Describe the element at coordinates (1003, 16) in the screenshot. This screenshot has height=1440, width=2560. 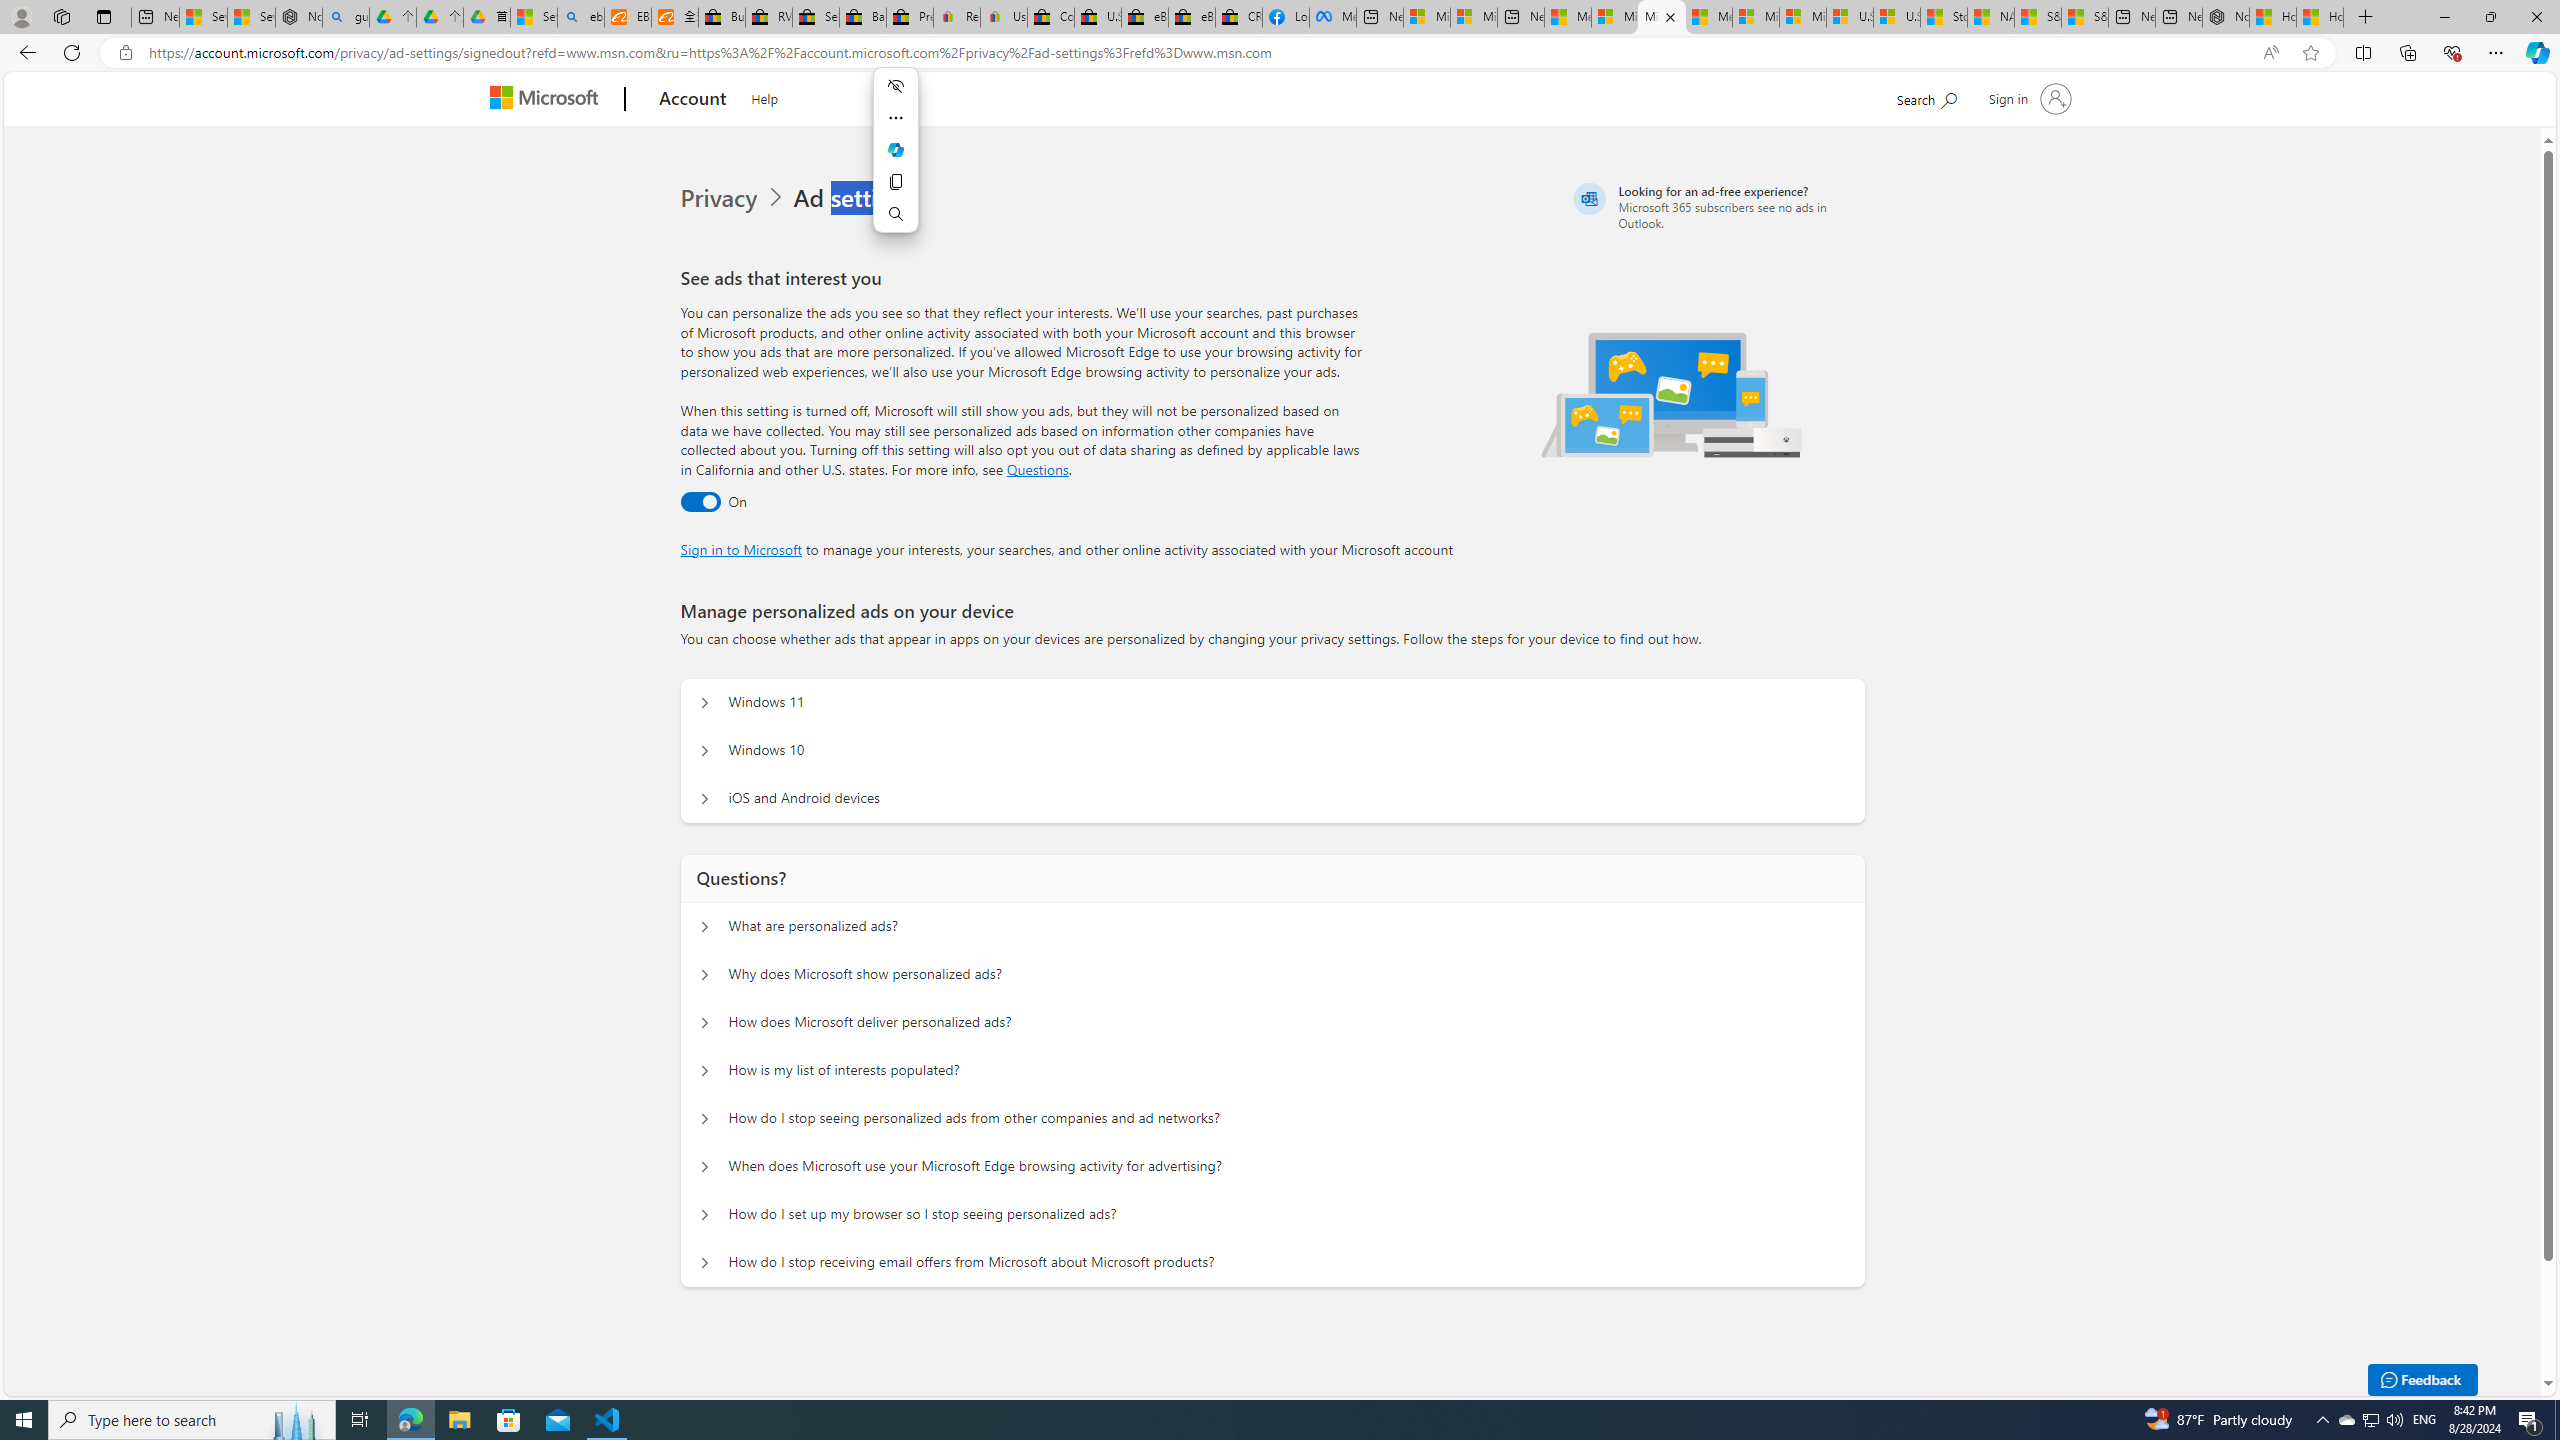
I see `'User Privacy Notice | eBay'` at that location.